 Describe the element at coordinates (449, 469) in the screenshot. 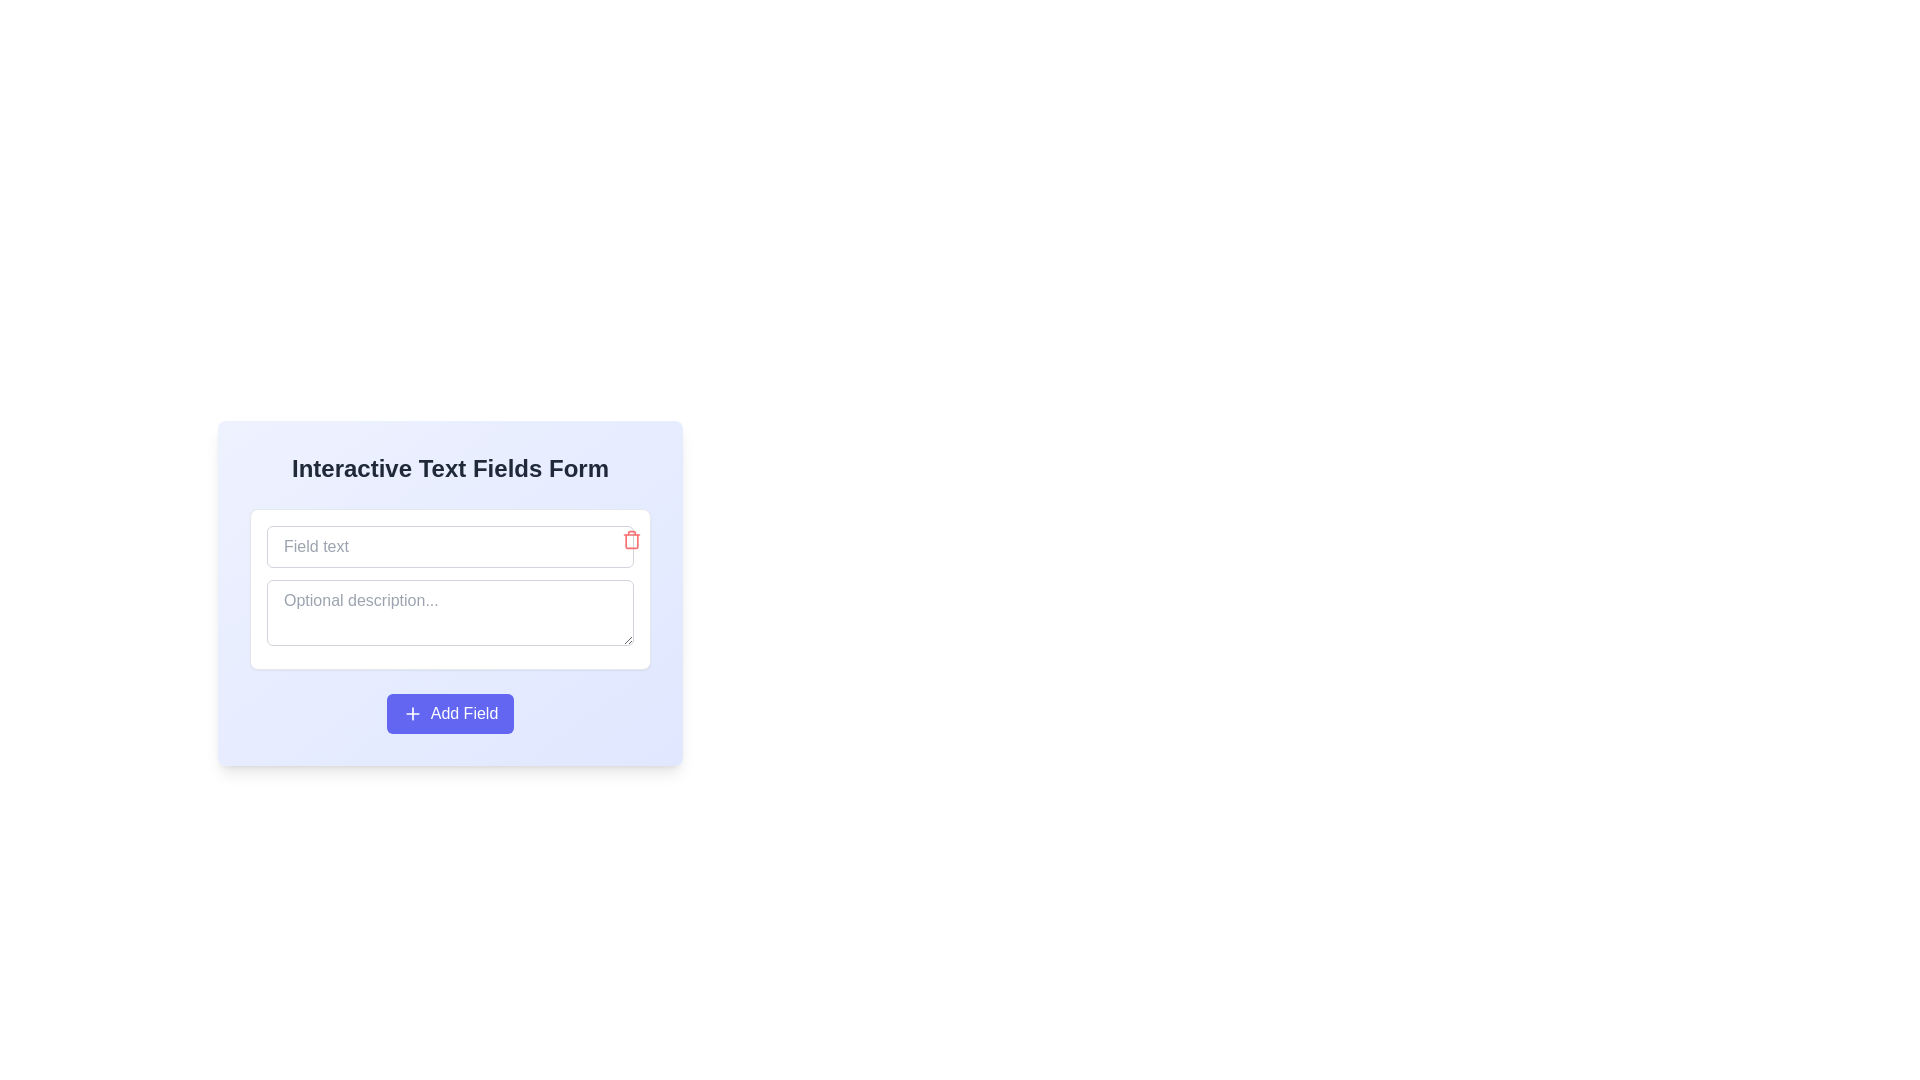

I see `the heading element styled with bold, large dark gray text saying 'Interactive Text Fields Form', which is prominently displayed at the top of a bordered and rounded card layout` at that location.